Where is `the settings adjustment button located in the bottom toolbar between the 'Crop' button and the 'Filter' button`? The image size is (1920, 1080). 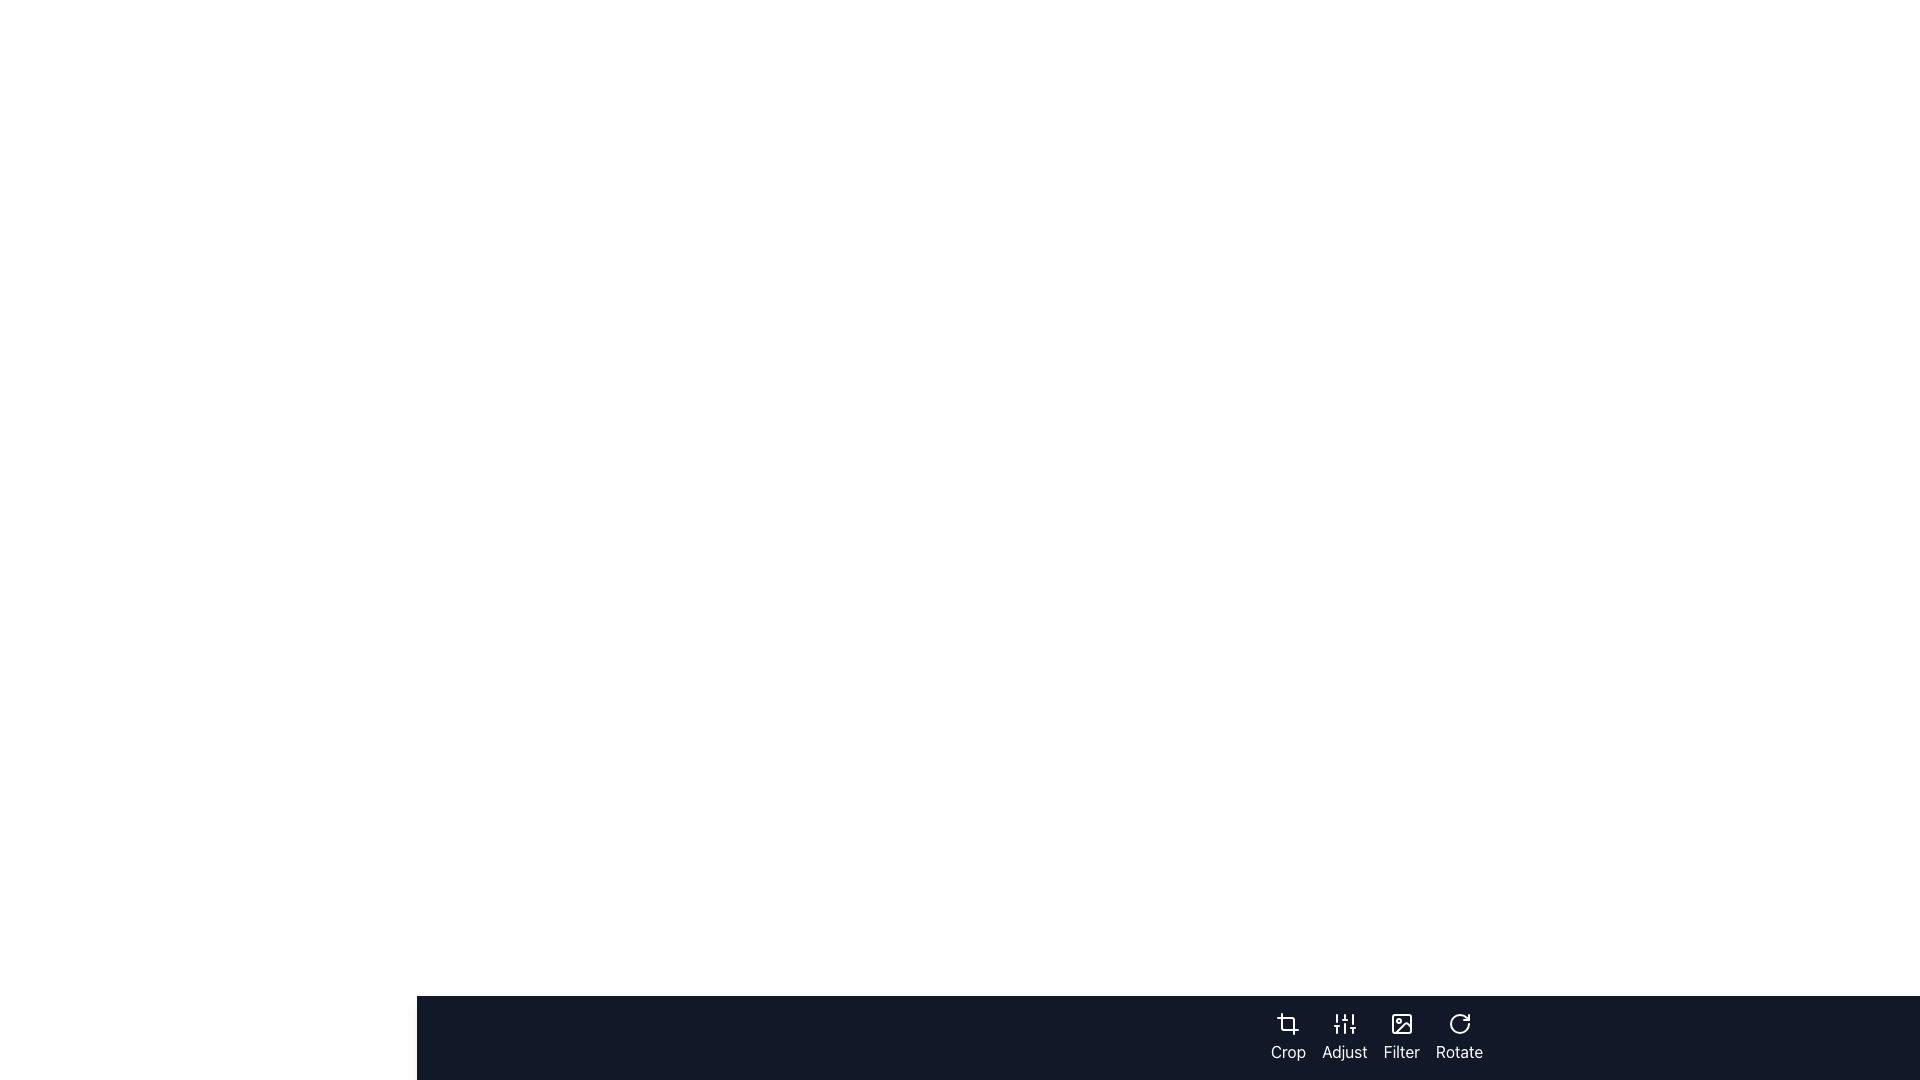
the settings adjustment button located in the bottom toolbar between the 'Crop' button and the 'Filter' button is located at coordinates (1344, 1036).